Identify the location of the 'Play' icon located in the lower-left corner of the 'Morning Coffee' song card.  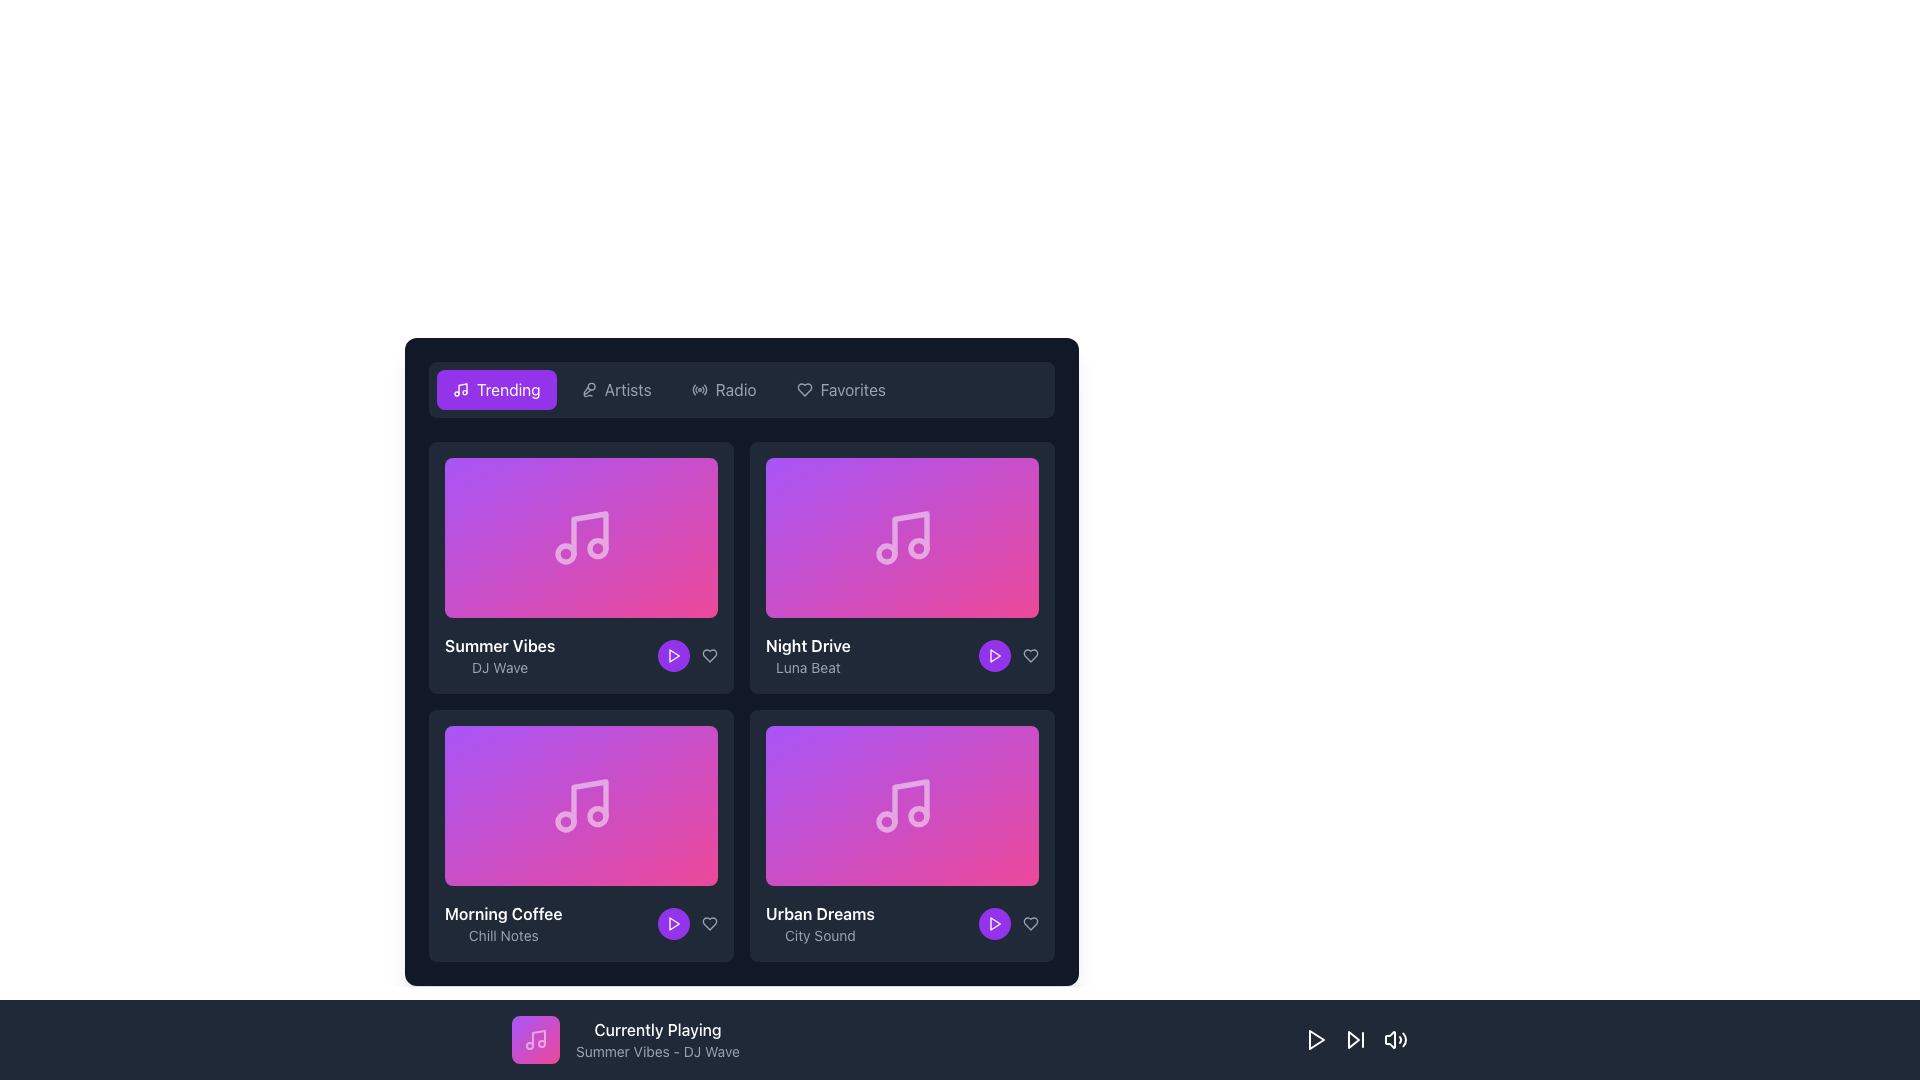
(674, 924).